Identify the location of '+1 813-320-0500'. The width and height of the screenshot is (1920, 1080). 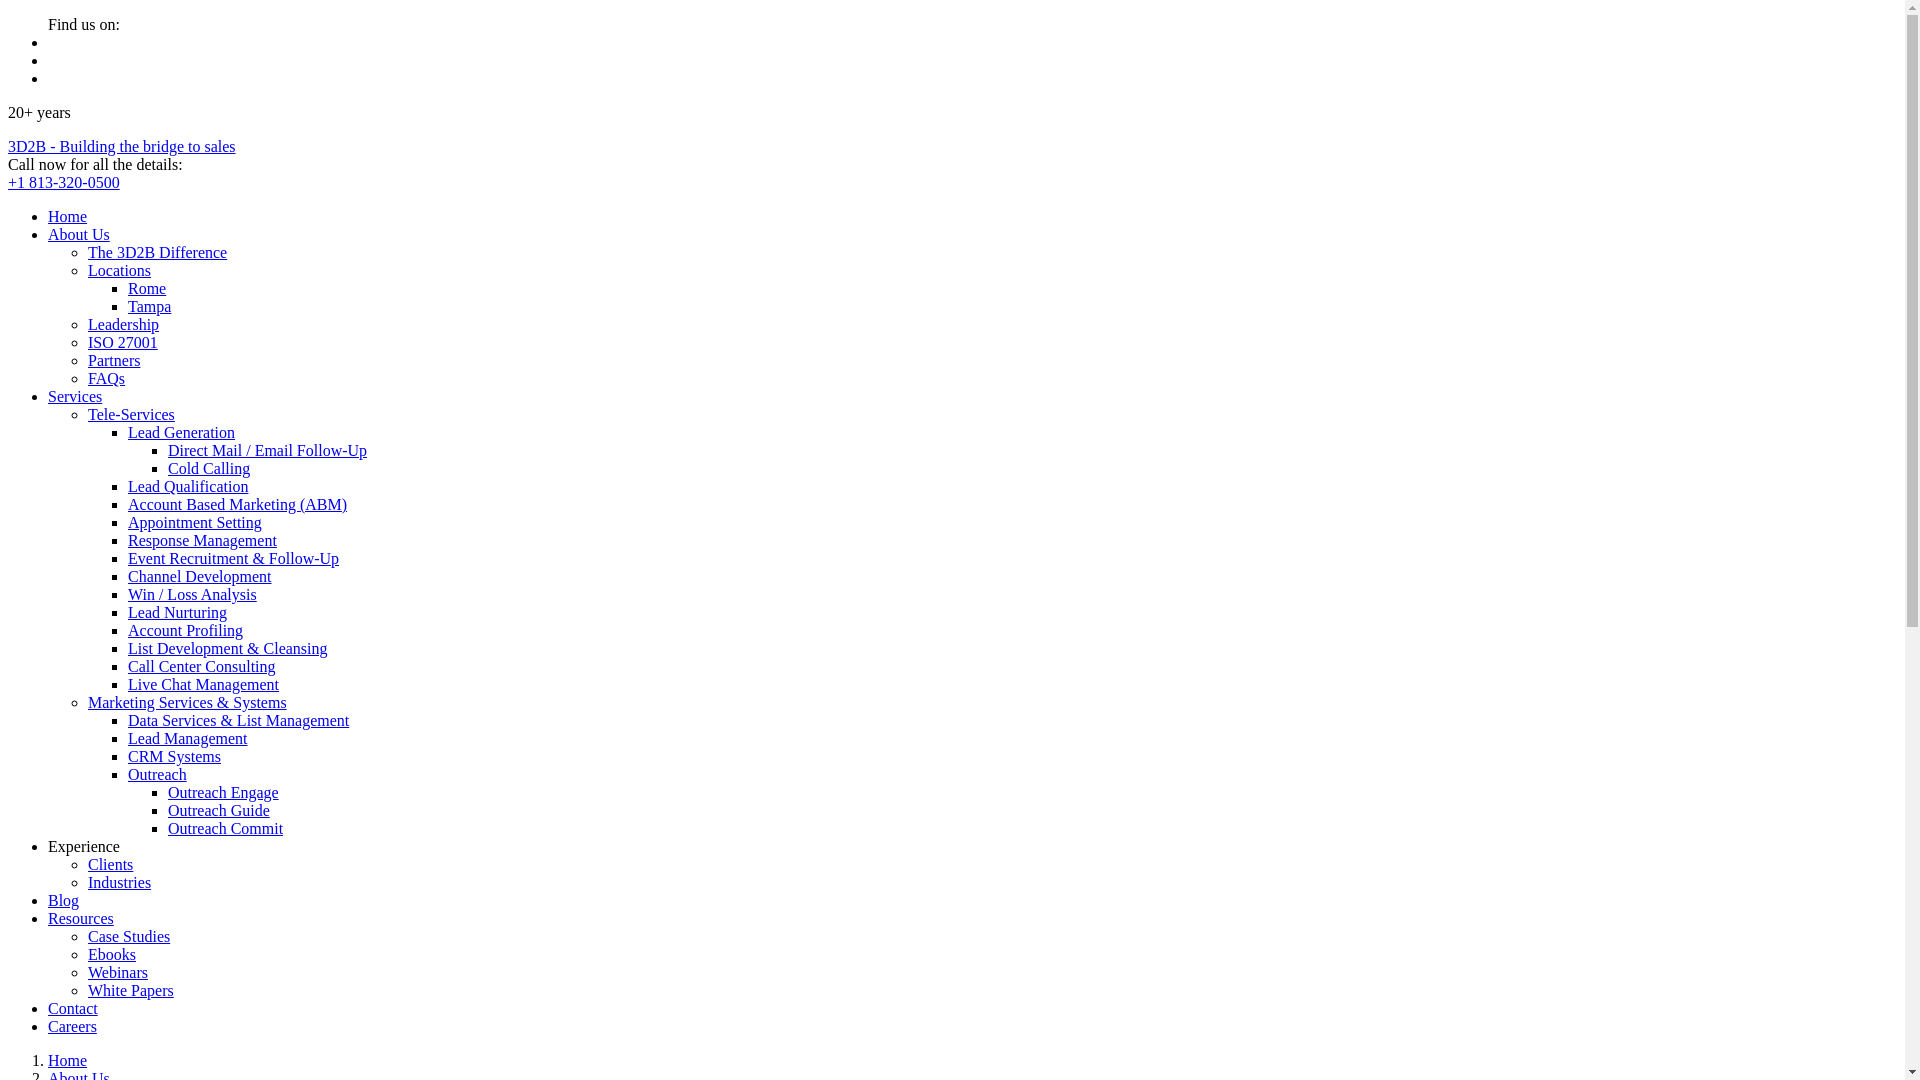
(63, 182).